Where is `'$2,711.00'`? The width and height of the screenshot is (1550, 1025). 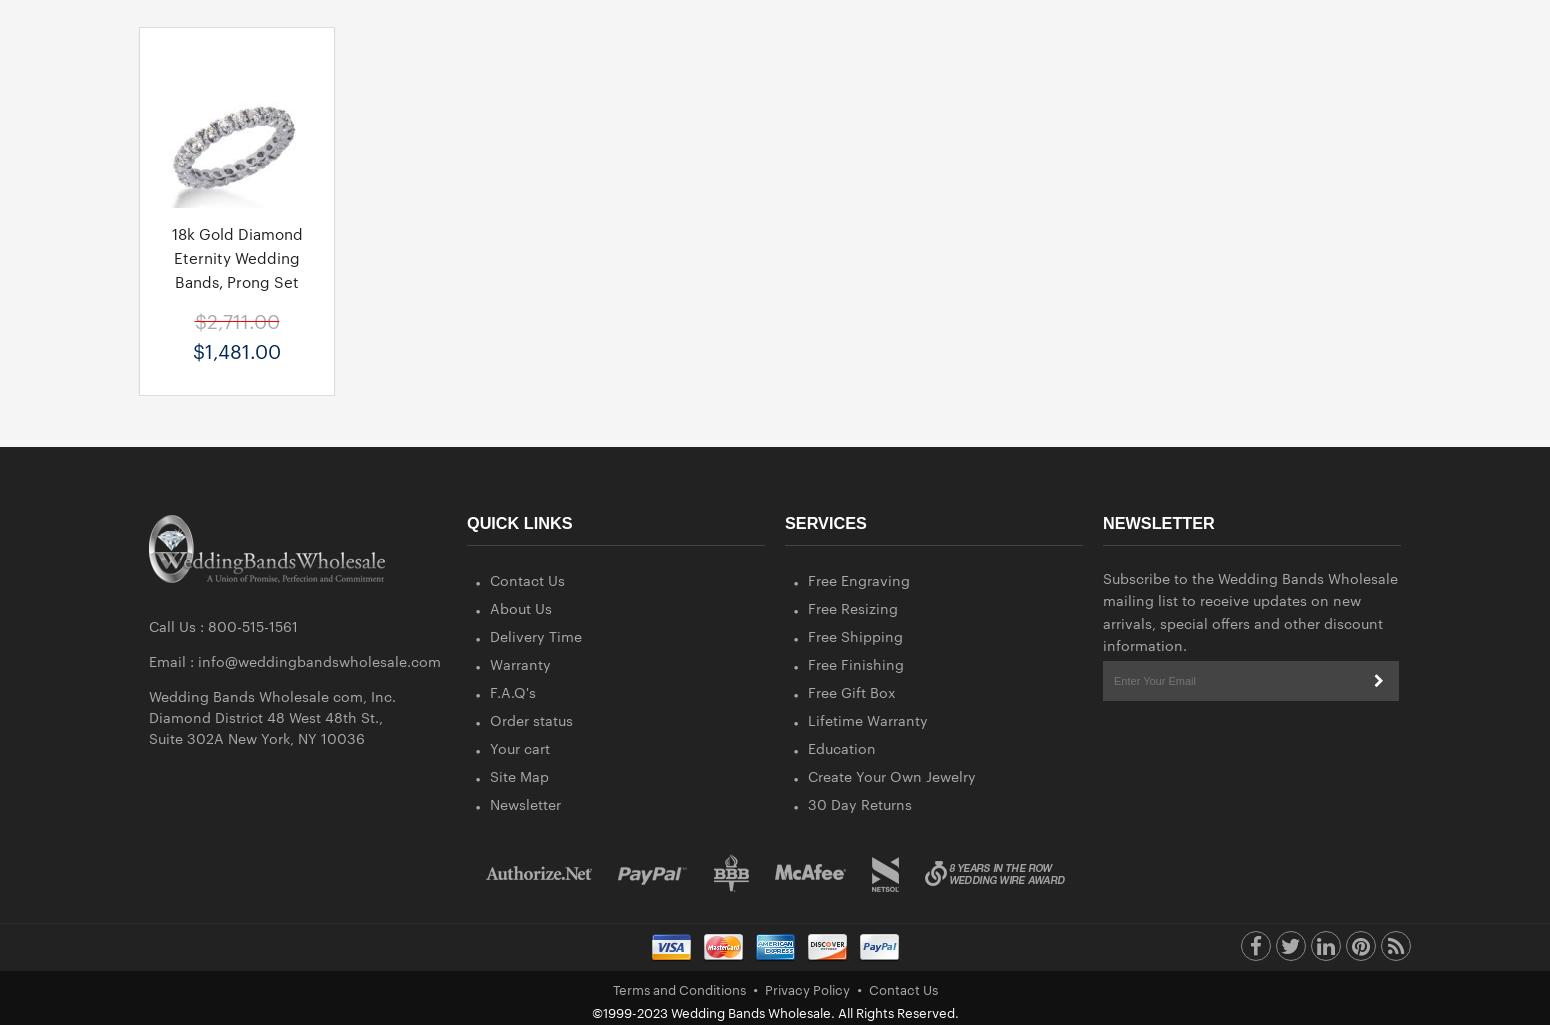
'$2,711.00' is located at coordinates (236, 318).